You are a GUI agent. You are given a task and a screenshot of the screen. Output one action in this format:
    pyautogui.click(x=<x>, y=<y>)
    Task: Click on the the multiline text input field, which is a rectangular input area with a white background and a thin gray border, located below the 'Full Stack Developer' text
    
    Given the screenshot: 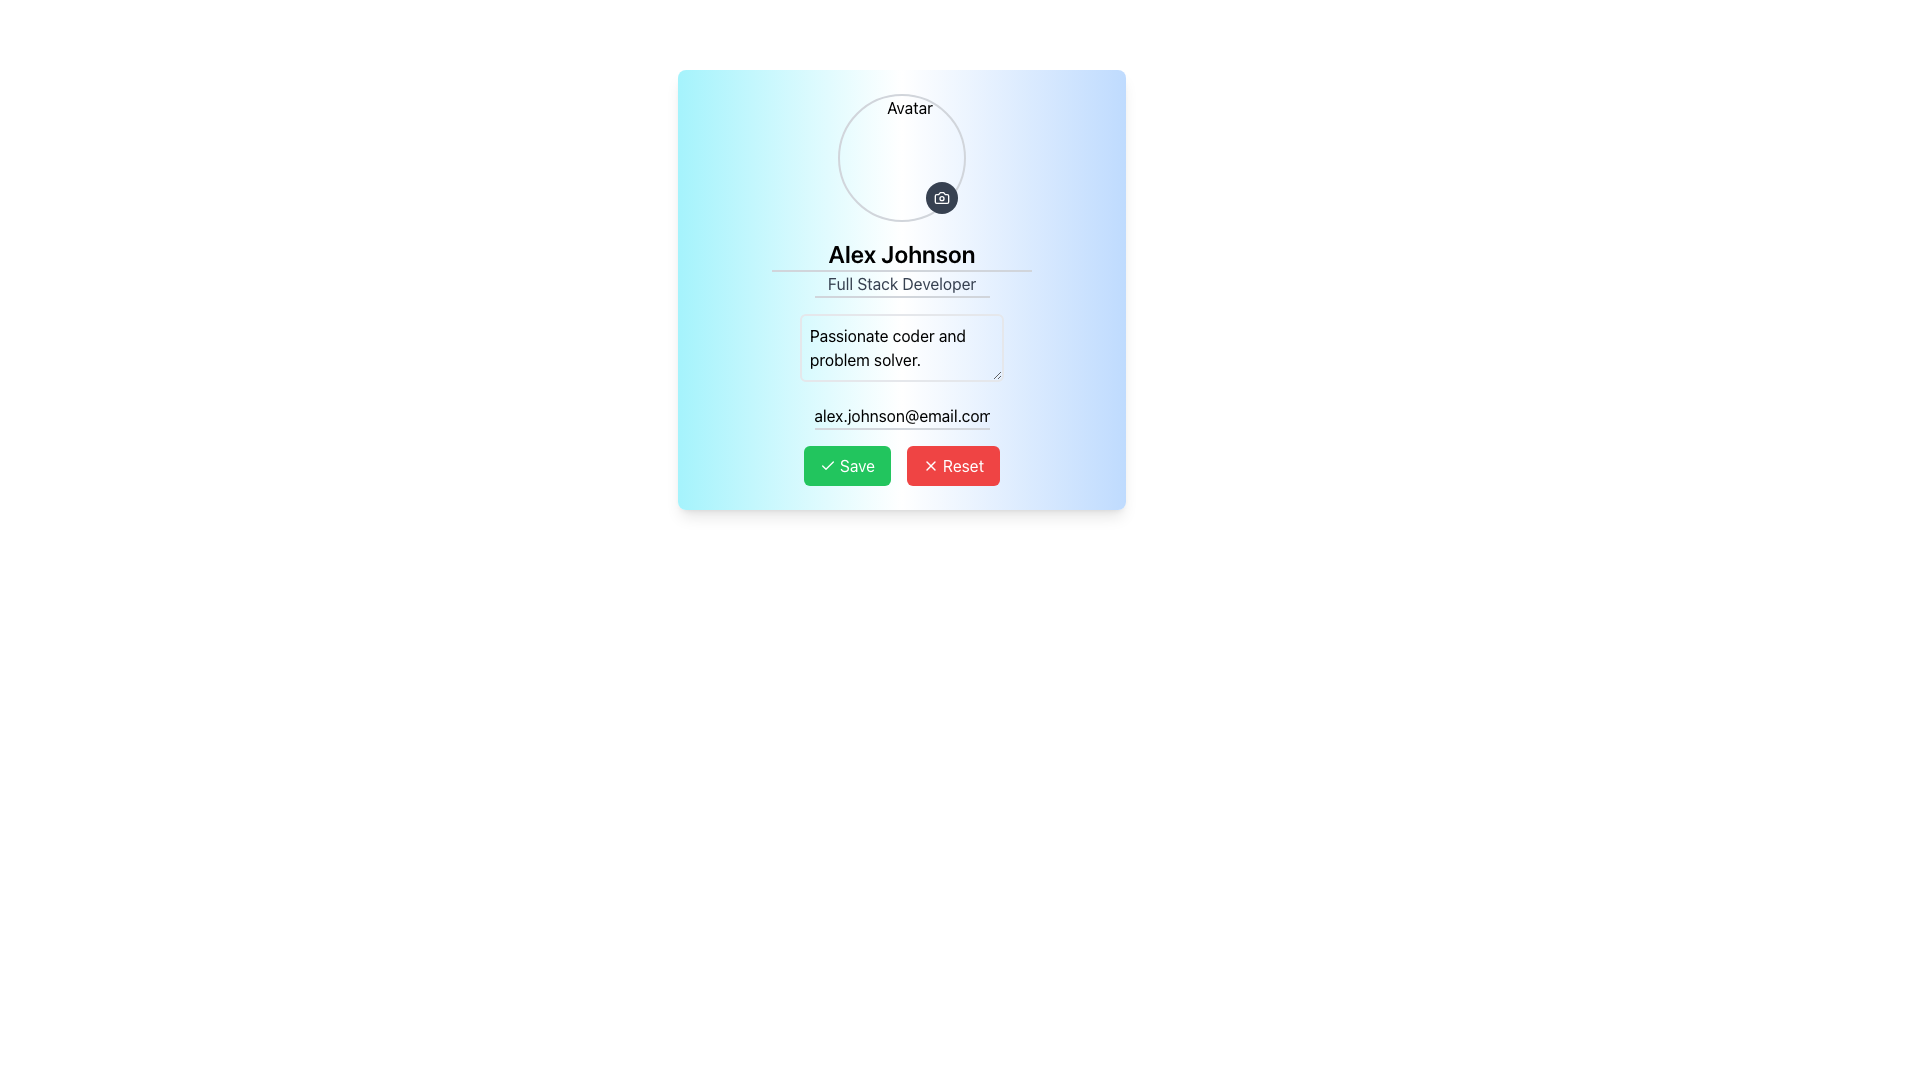 What is the action you would take?
    pyautogui.click(x=901, y=350)
    